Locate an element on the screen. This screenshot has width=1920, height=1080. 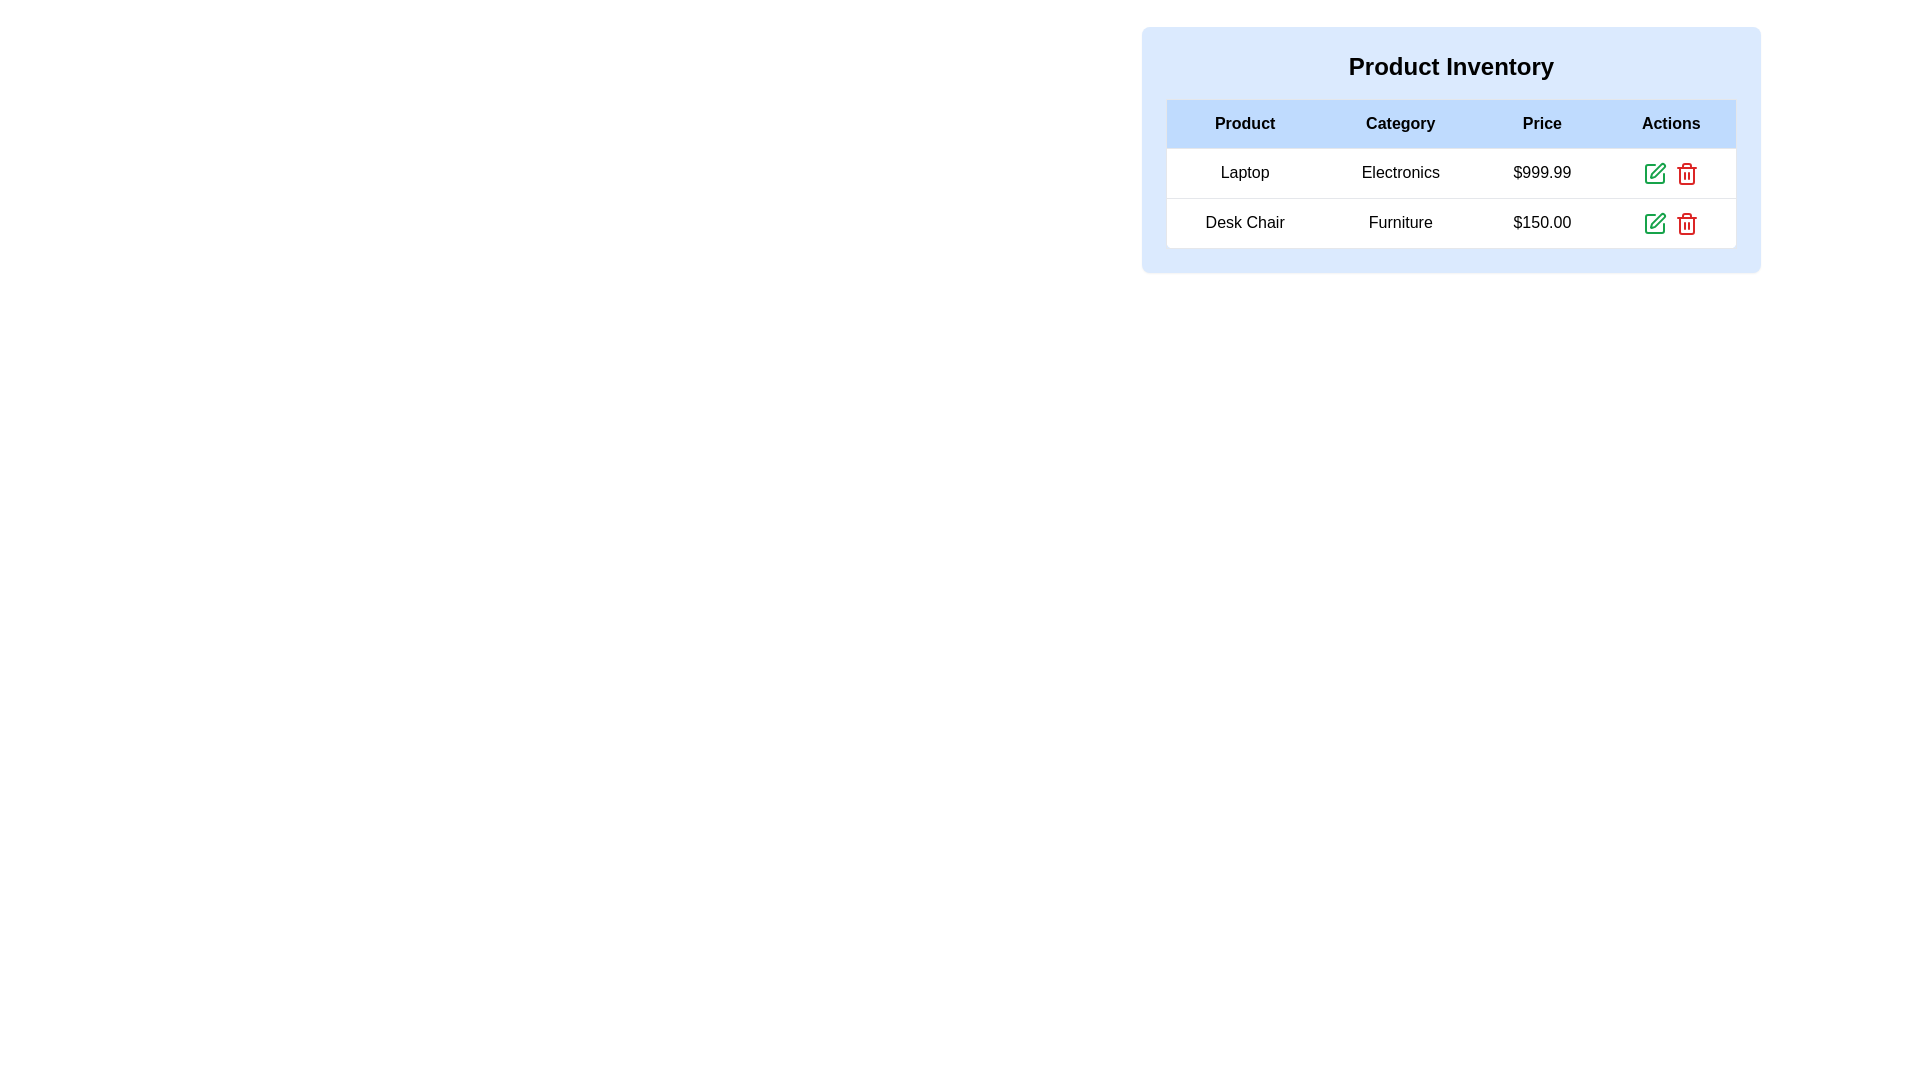
the green square button with a pen icon in the 'Actions' column of the second row for 'Desk Chair' is located at coordinates (1655, 172).